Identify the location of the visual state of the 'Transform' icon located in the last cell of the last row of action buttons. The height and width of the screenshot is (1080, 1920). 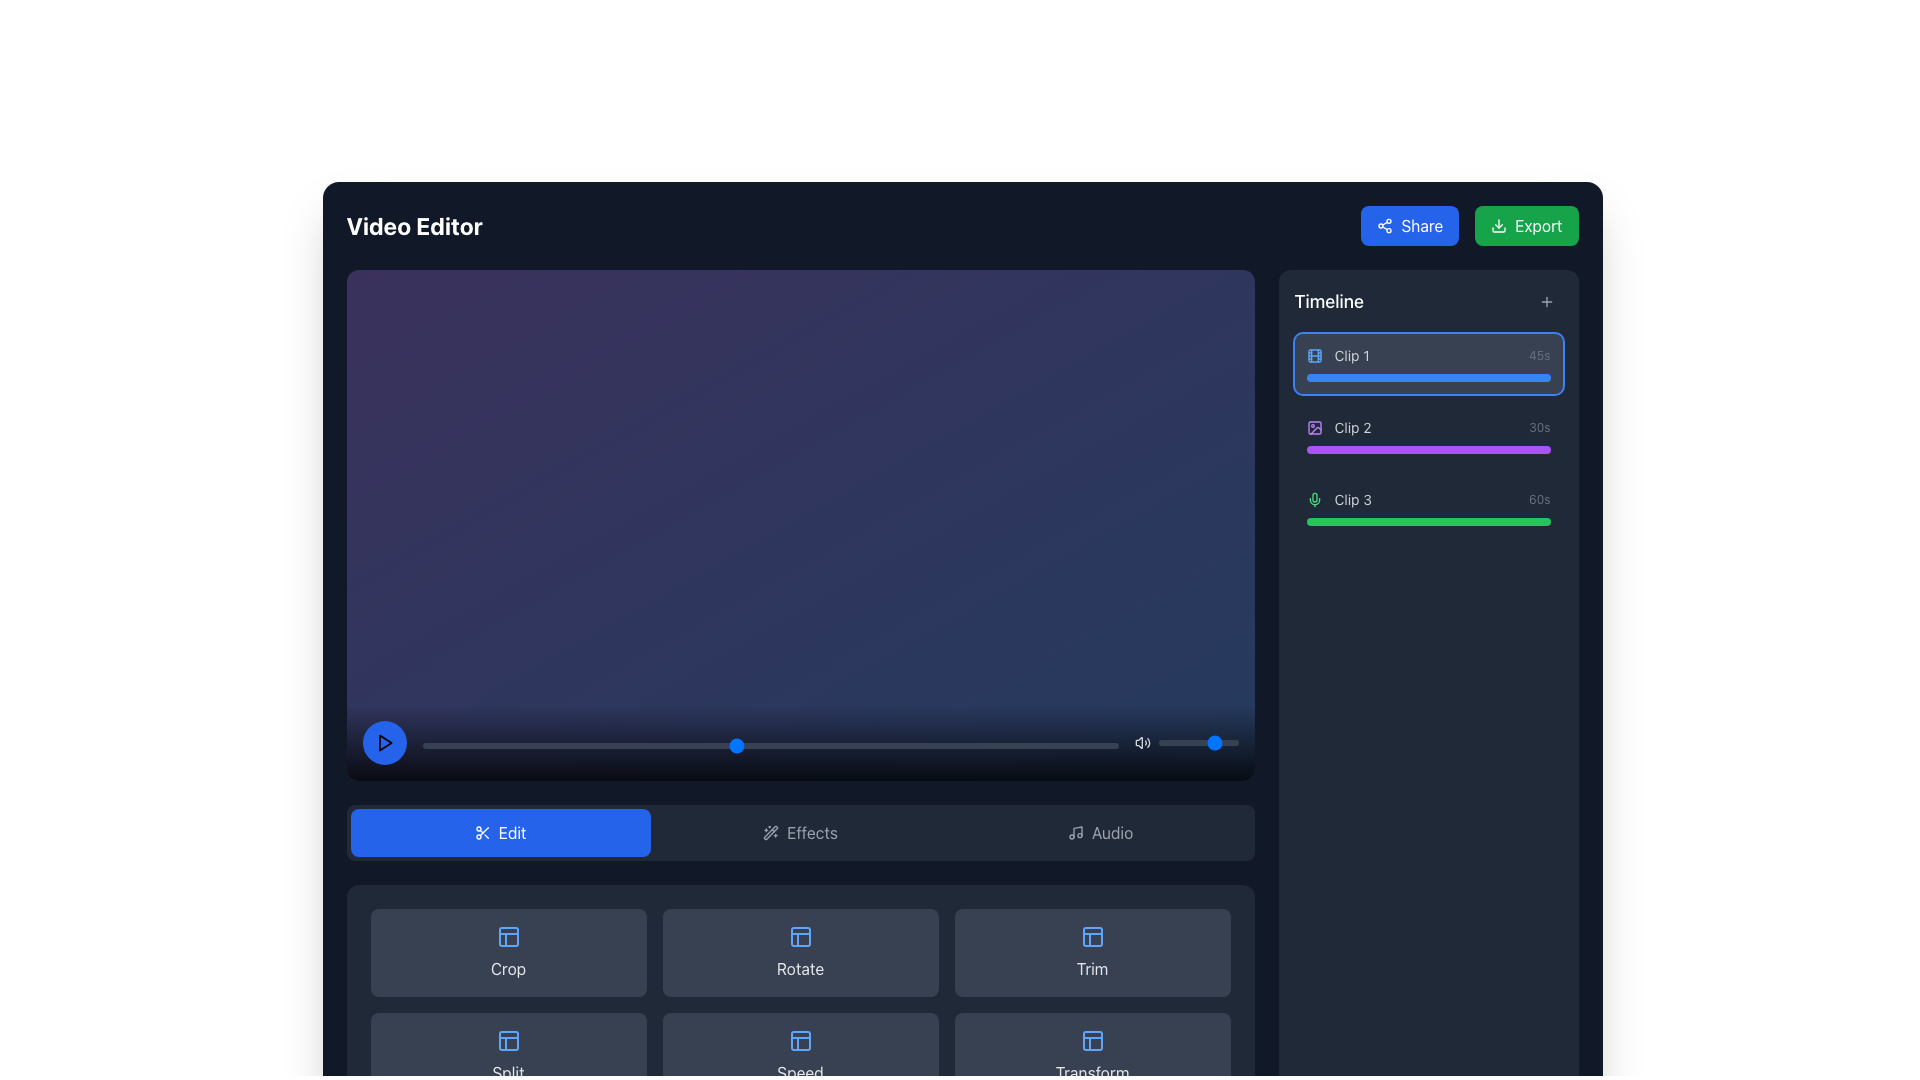
(1091, 1039).